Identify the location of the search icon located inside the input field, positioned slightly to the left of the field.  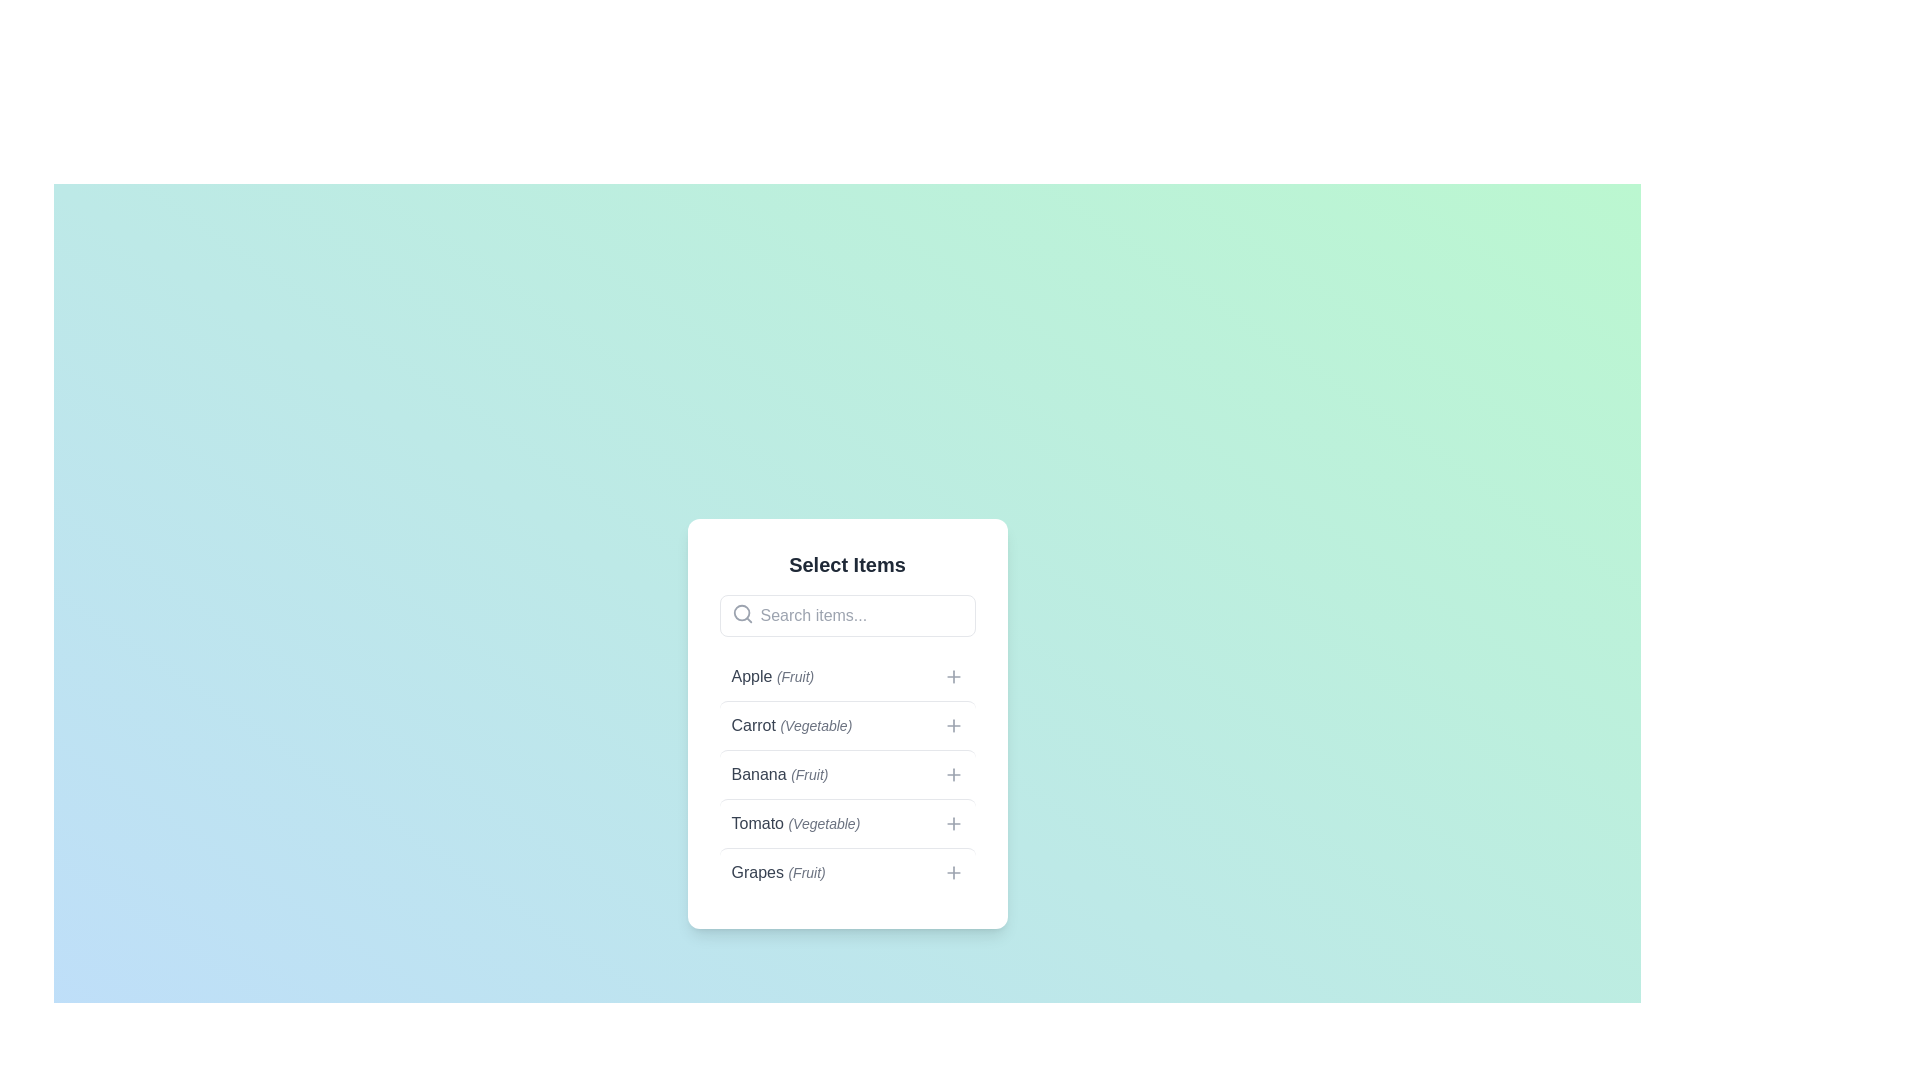
(741, 612).